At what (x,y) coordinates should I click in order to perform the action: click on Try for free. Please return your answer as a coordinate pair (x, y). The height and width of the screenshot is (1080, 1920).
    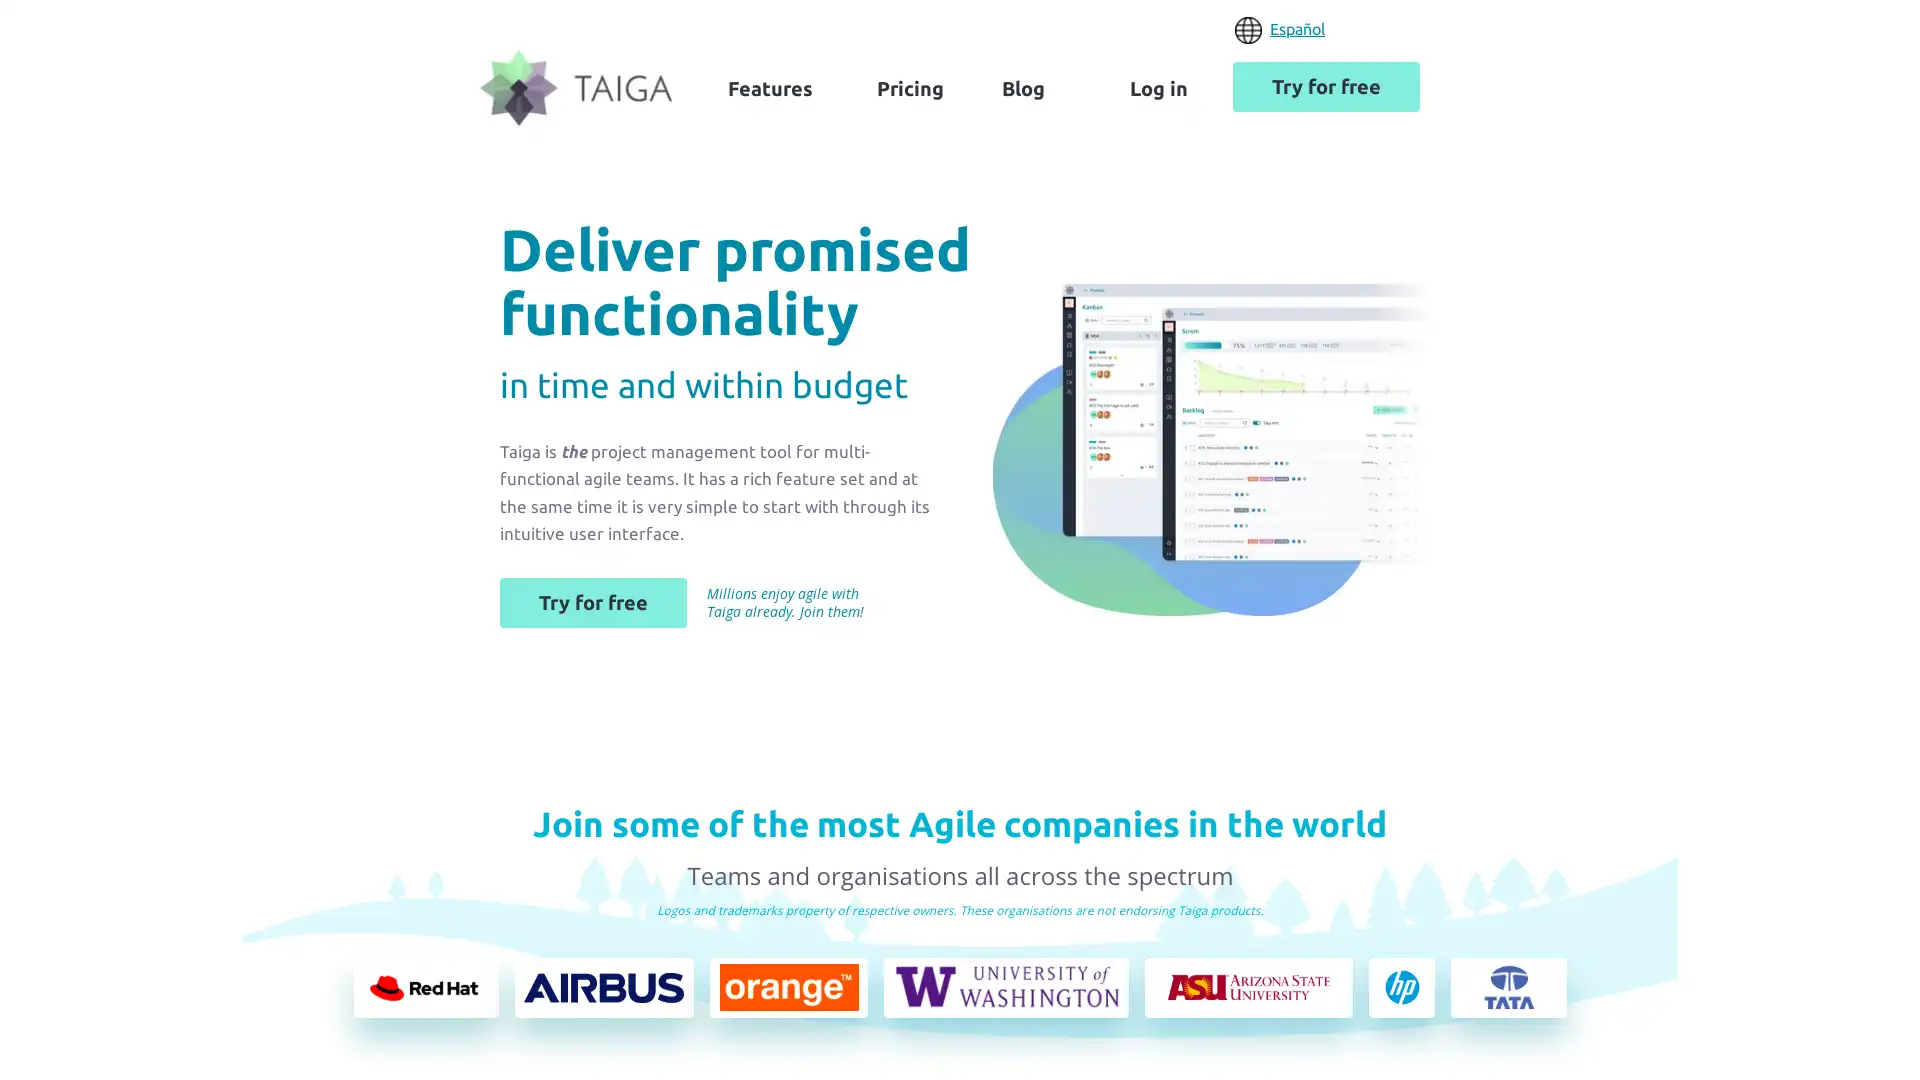
    Looking at the image, I should click on (1326, 86).